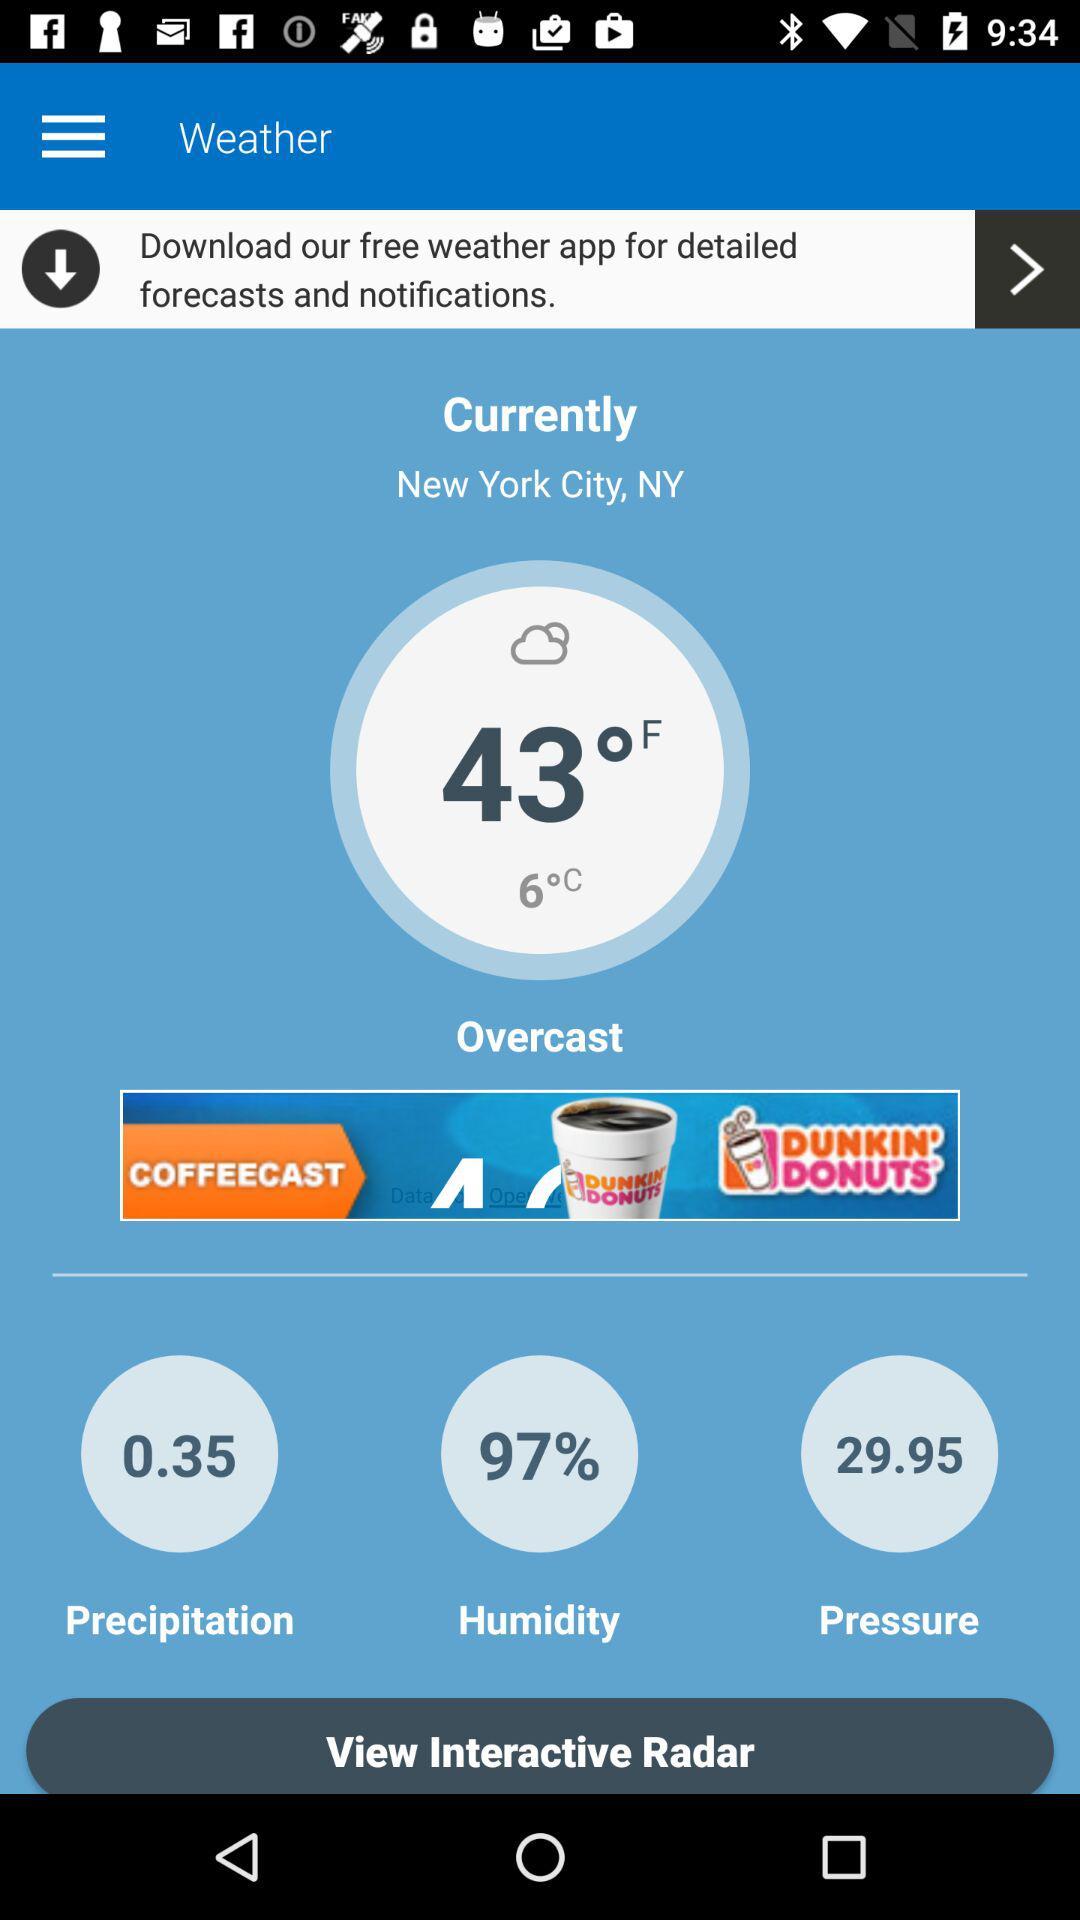 This screenshot has height=1920, width=1080. I want to click on display options, so click(72, 135).